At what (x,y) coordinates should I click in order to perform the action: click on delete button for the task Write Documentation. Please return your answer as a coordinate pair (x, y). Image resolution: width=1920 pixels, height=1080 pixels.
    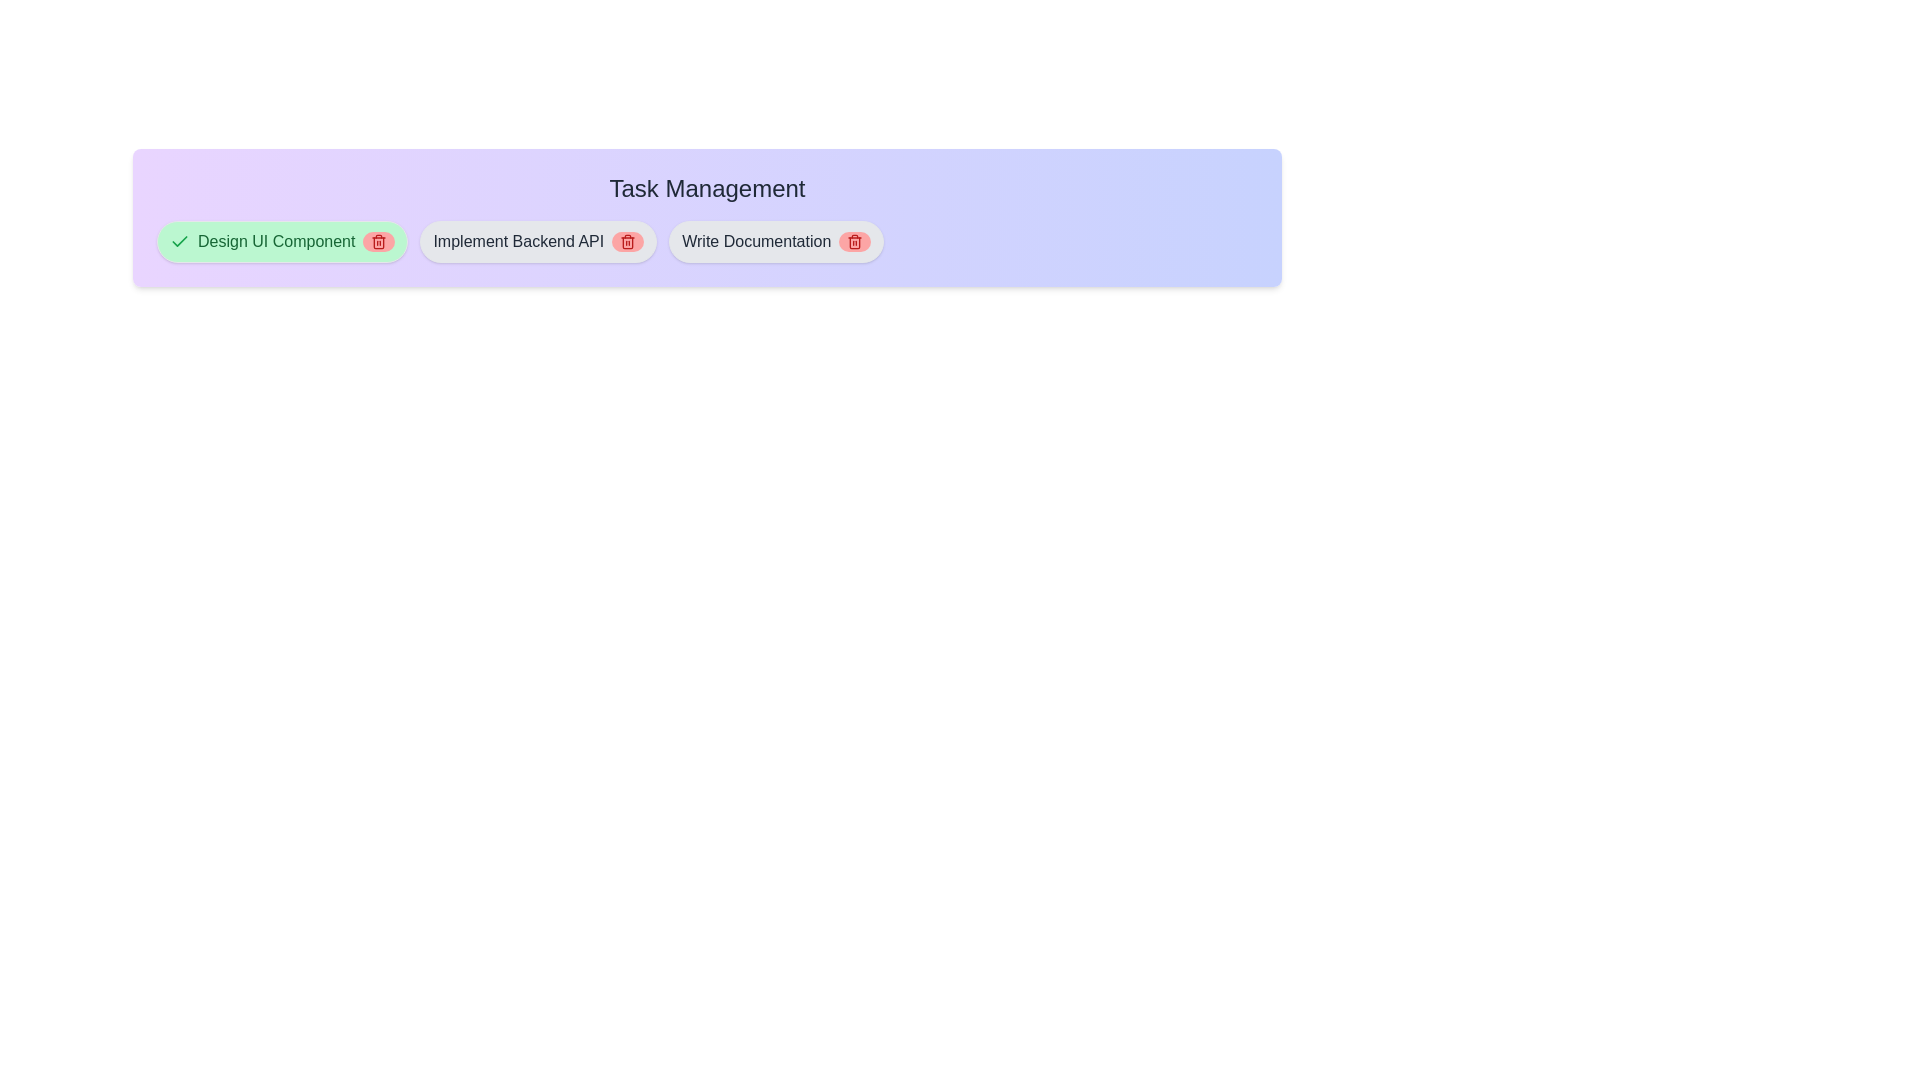
    Looking at the image, I should click on (855, 241).